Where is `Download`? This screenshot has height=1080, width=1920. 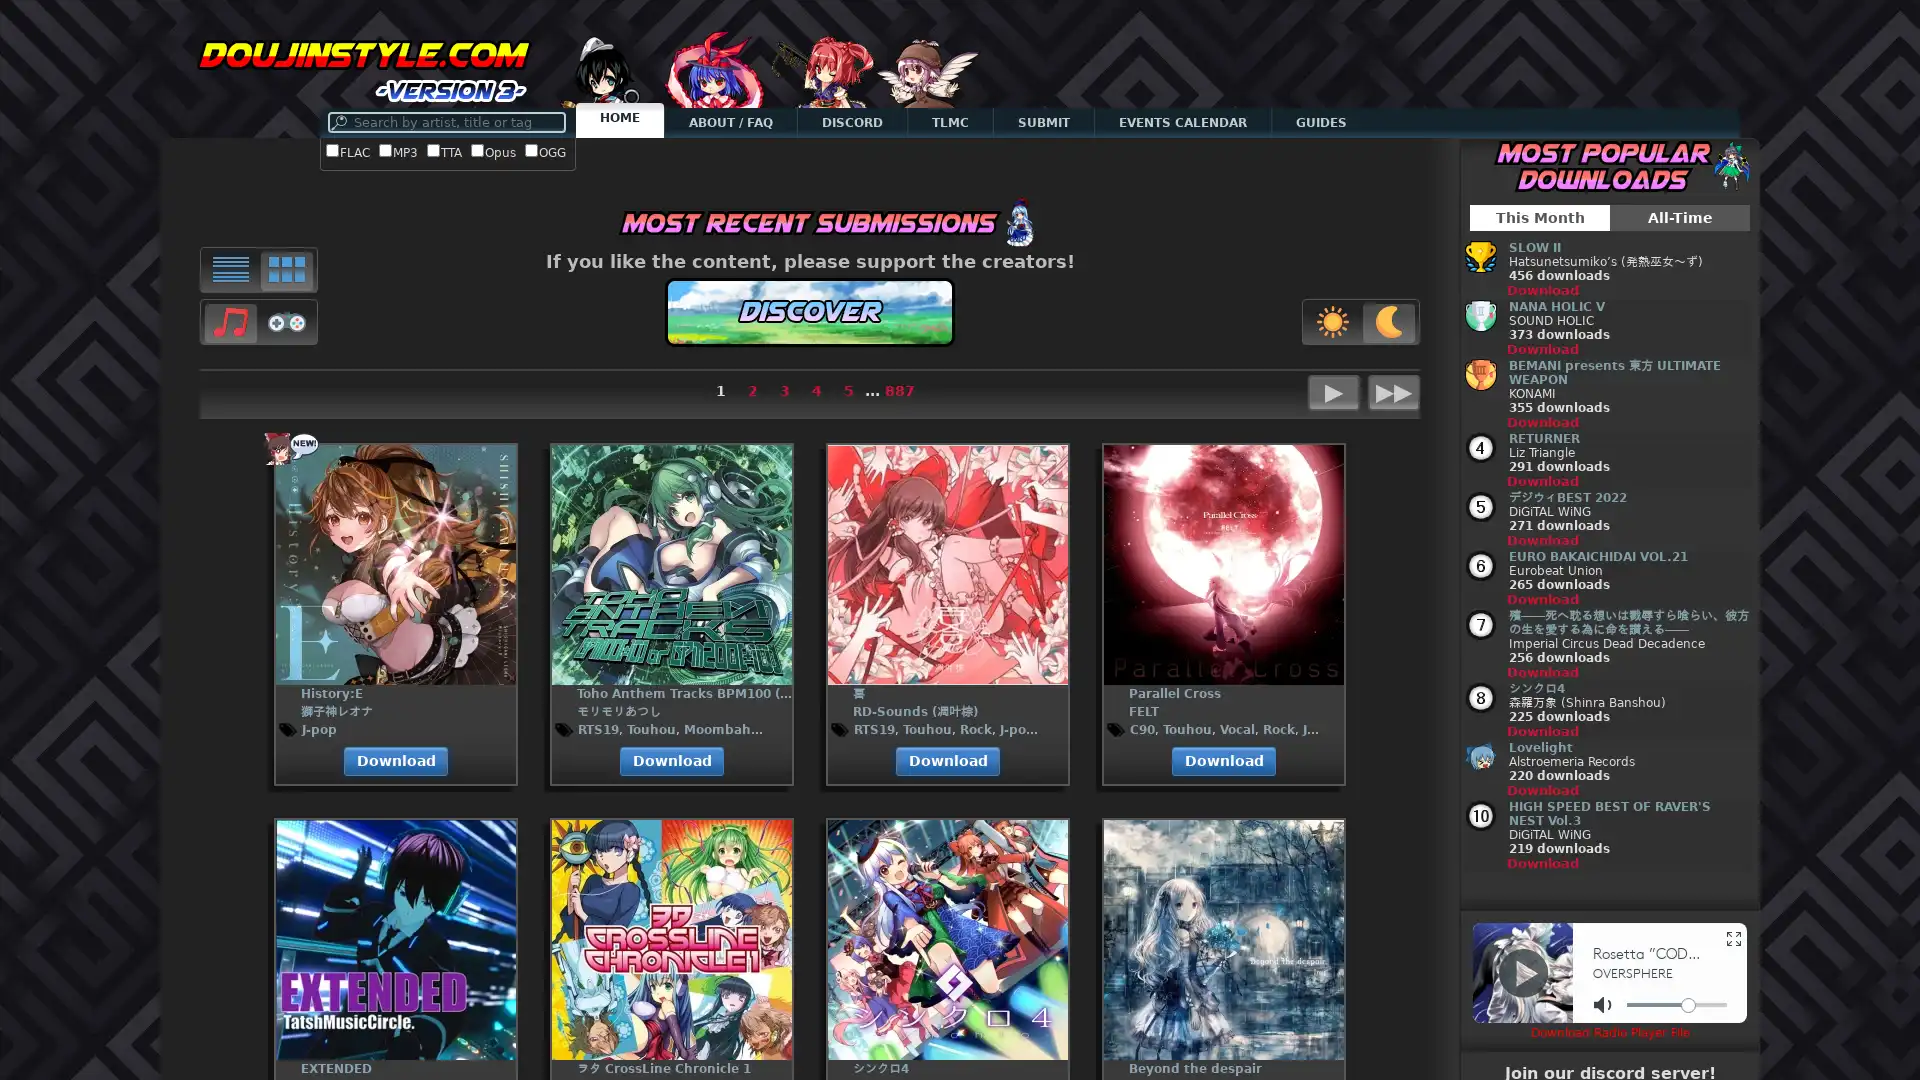
Download is located at coordinates (1541, 862).